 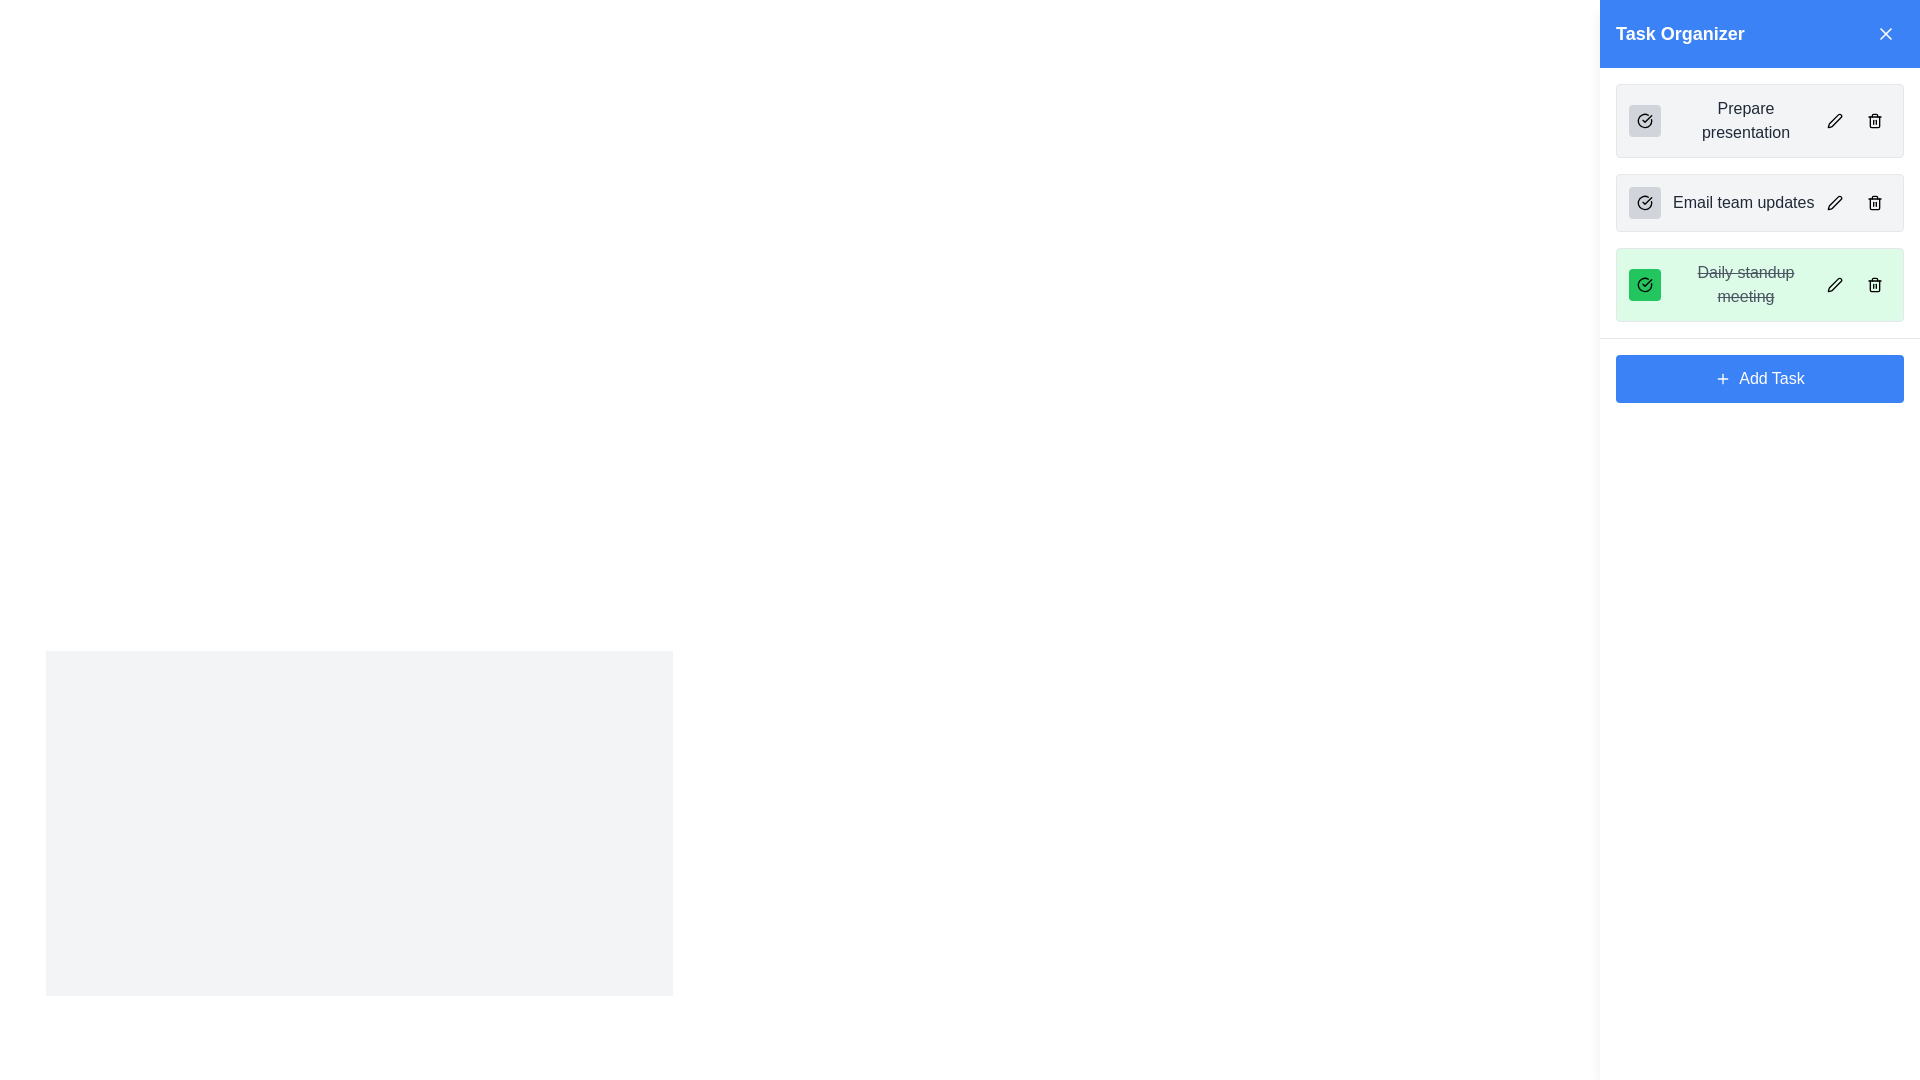 I want to click on the edit icon, which is a small pen-like icon located within the task organizer interface for the task titled 'Daily standup meeting', so click(x=1834, y=284).